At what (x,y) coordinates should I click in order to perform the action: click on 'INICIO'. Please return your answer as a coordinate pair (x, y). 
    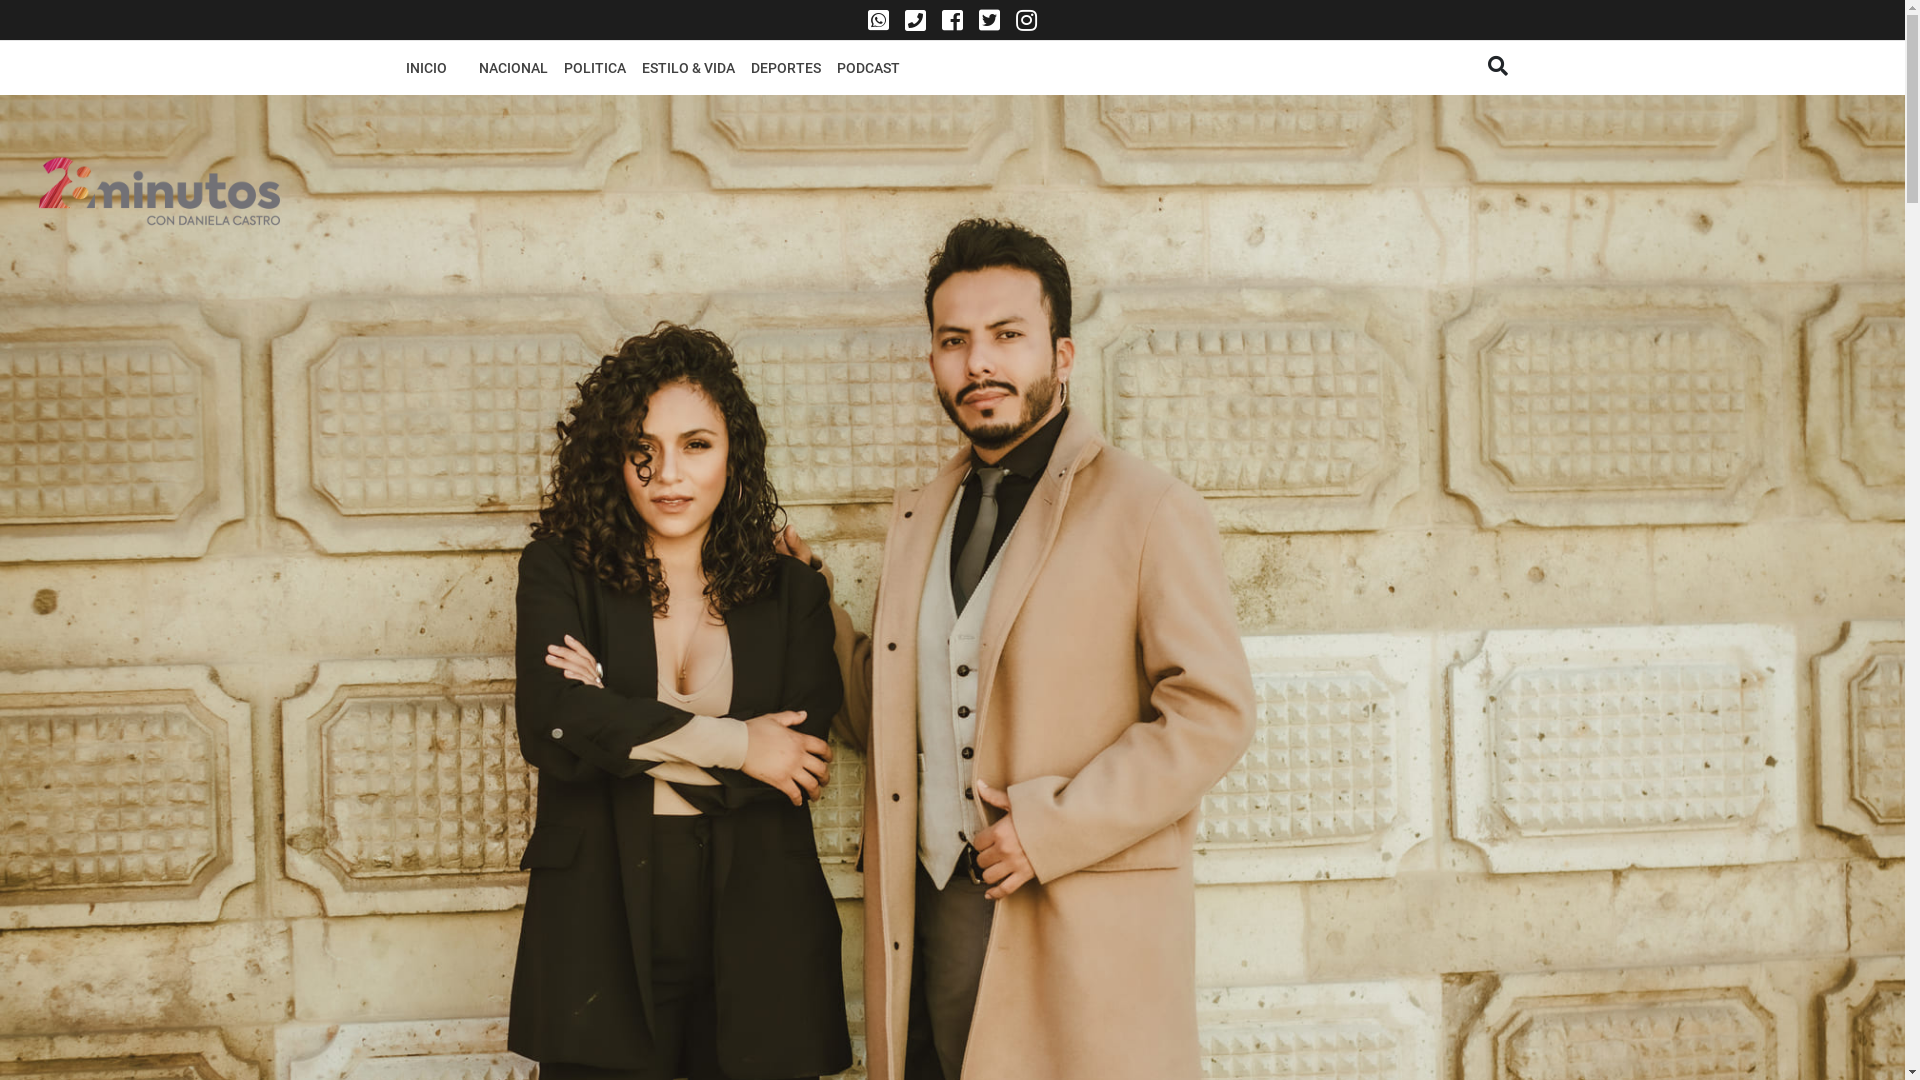
    Looking at the image, I should click on (425, 67).